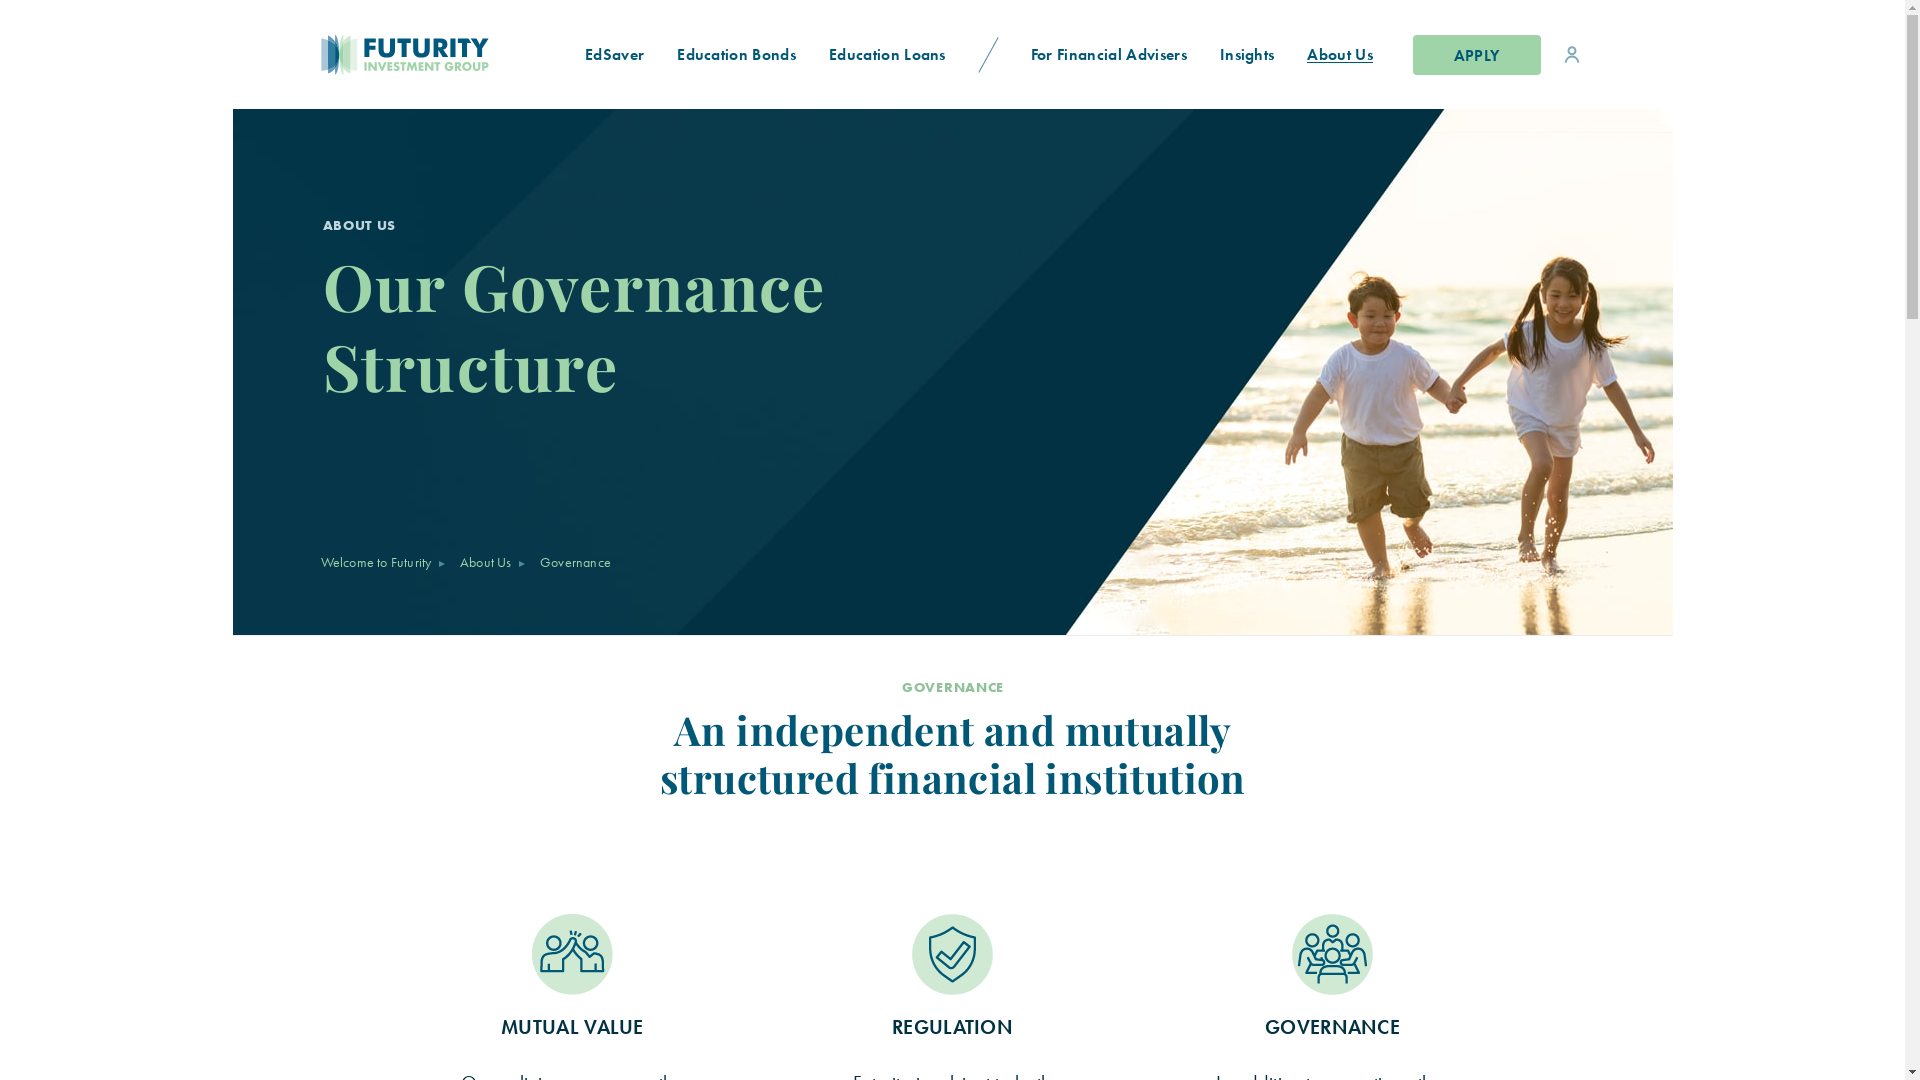  Describe the element at coordinates (613, 53) in the screenshot. I see `'EdSaver'` at that location.